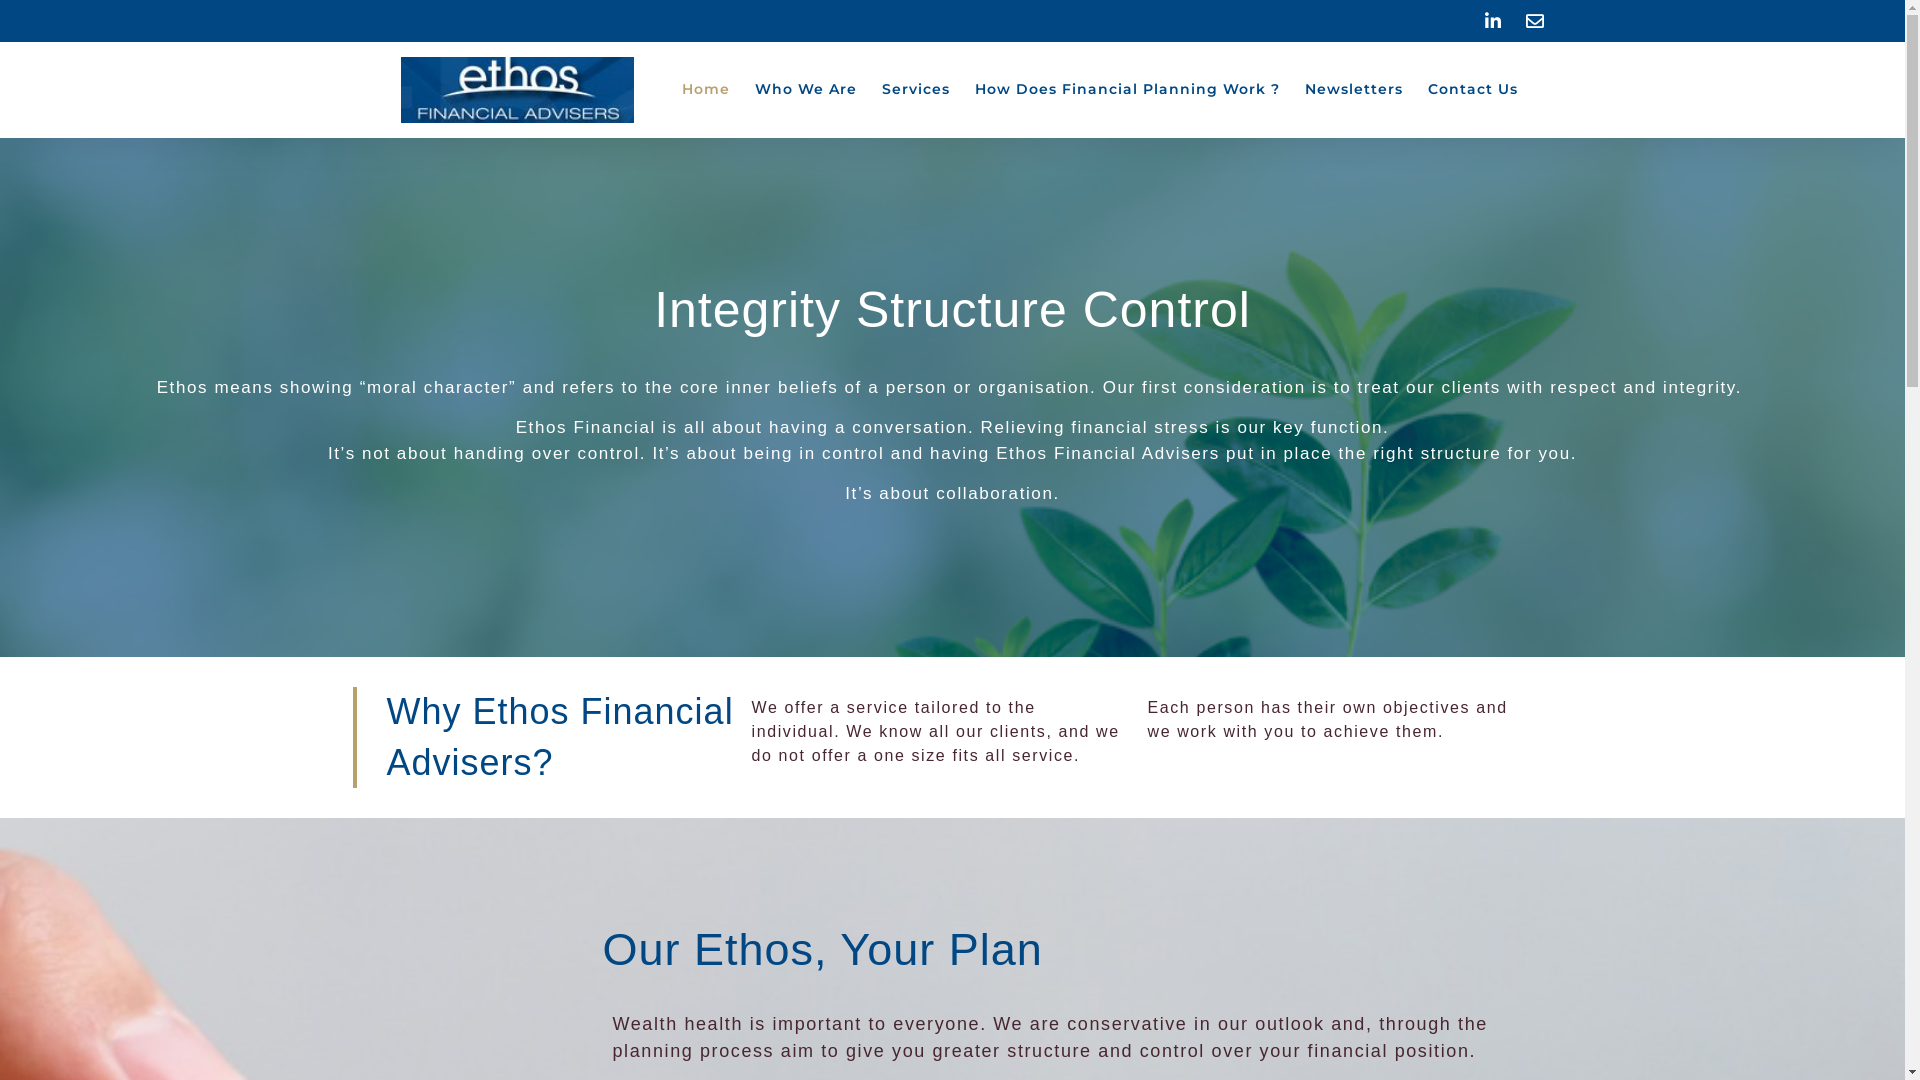  What do you see at coordinates (805, 88) in the screenshot?
I see `'Who We Are'` at bounding box center [805, 88].